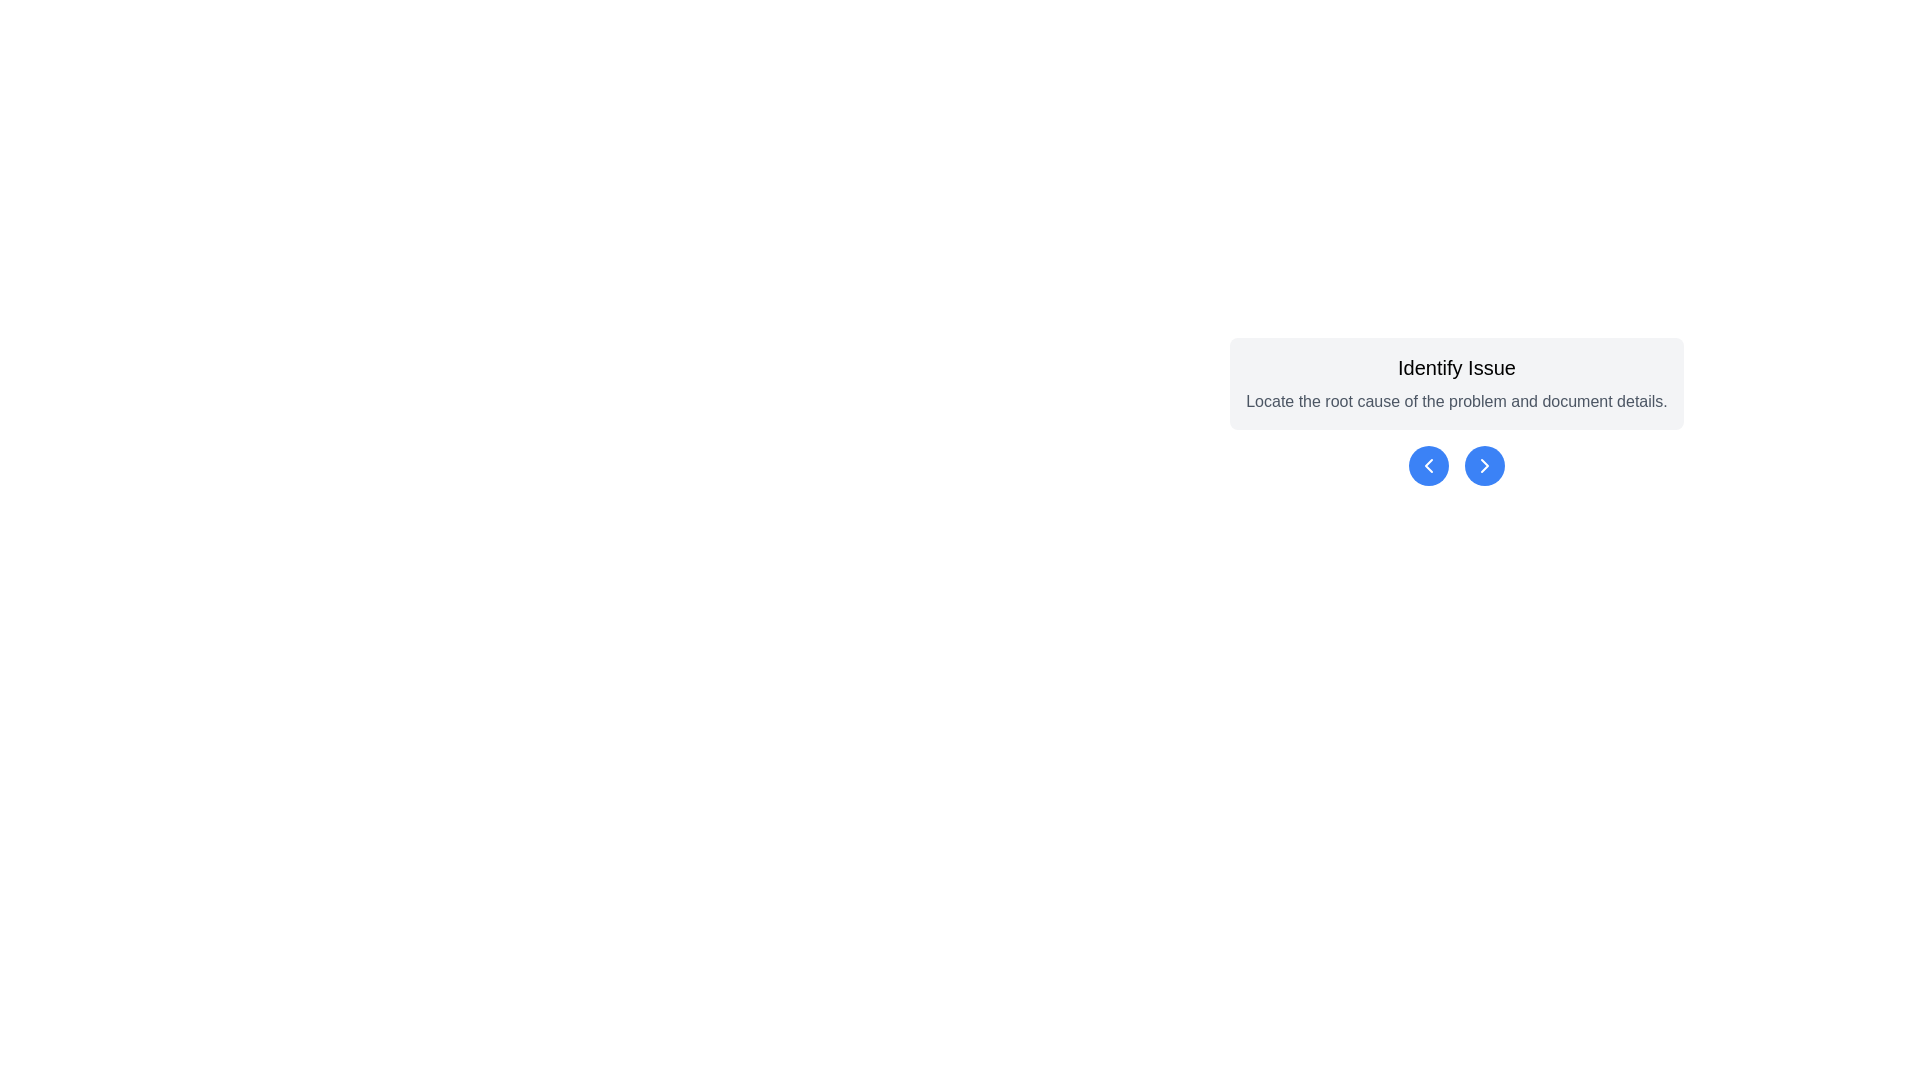  What do you see at coordinates (1428, 466) in the screenshot?
I see `the left-facing chevron arrow SVG icon, which is styled with no fill and a stroked outline, located on a blue circular background, to trigger a tooltip if available` at bounding box center [1428, 466].